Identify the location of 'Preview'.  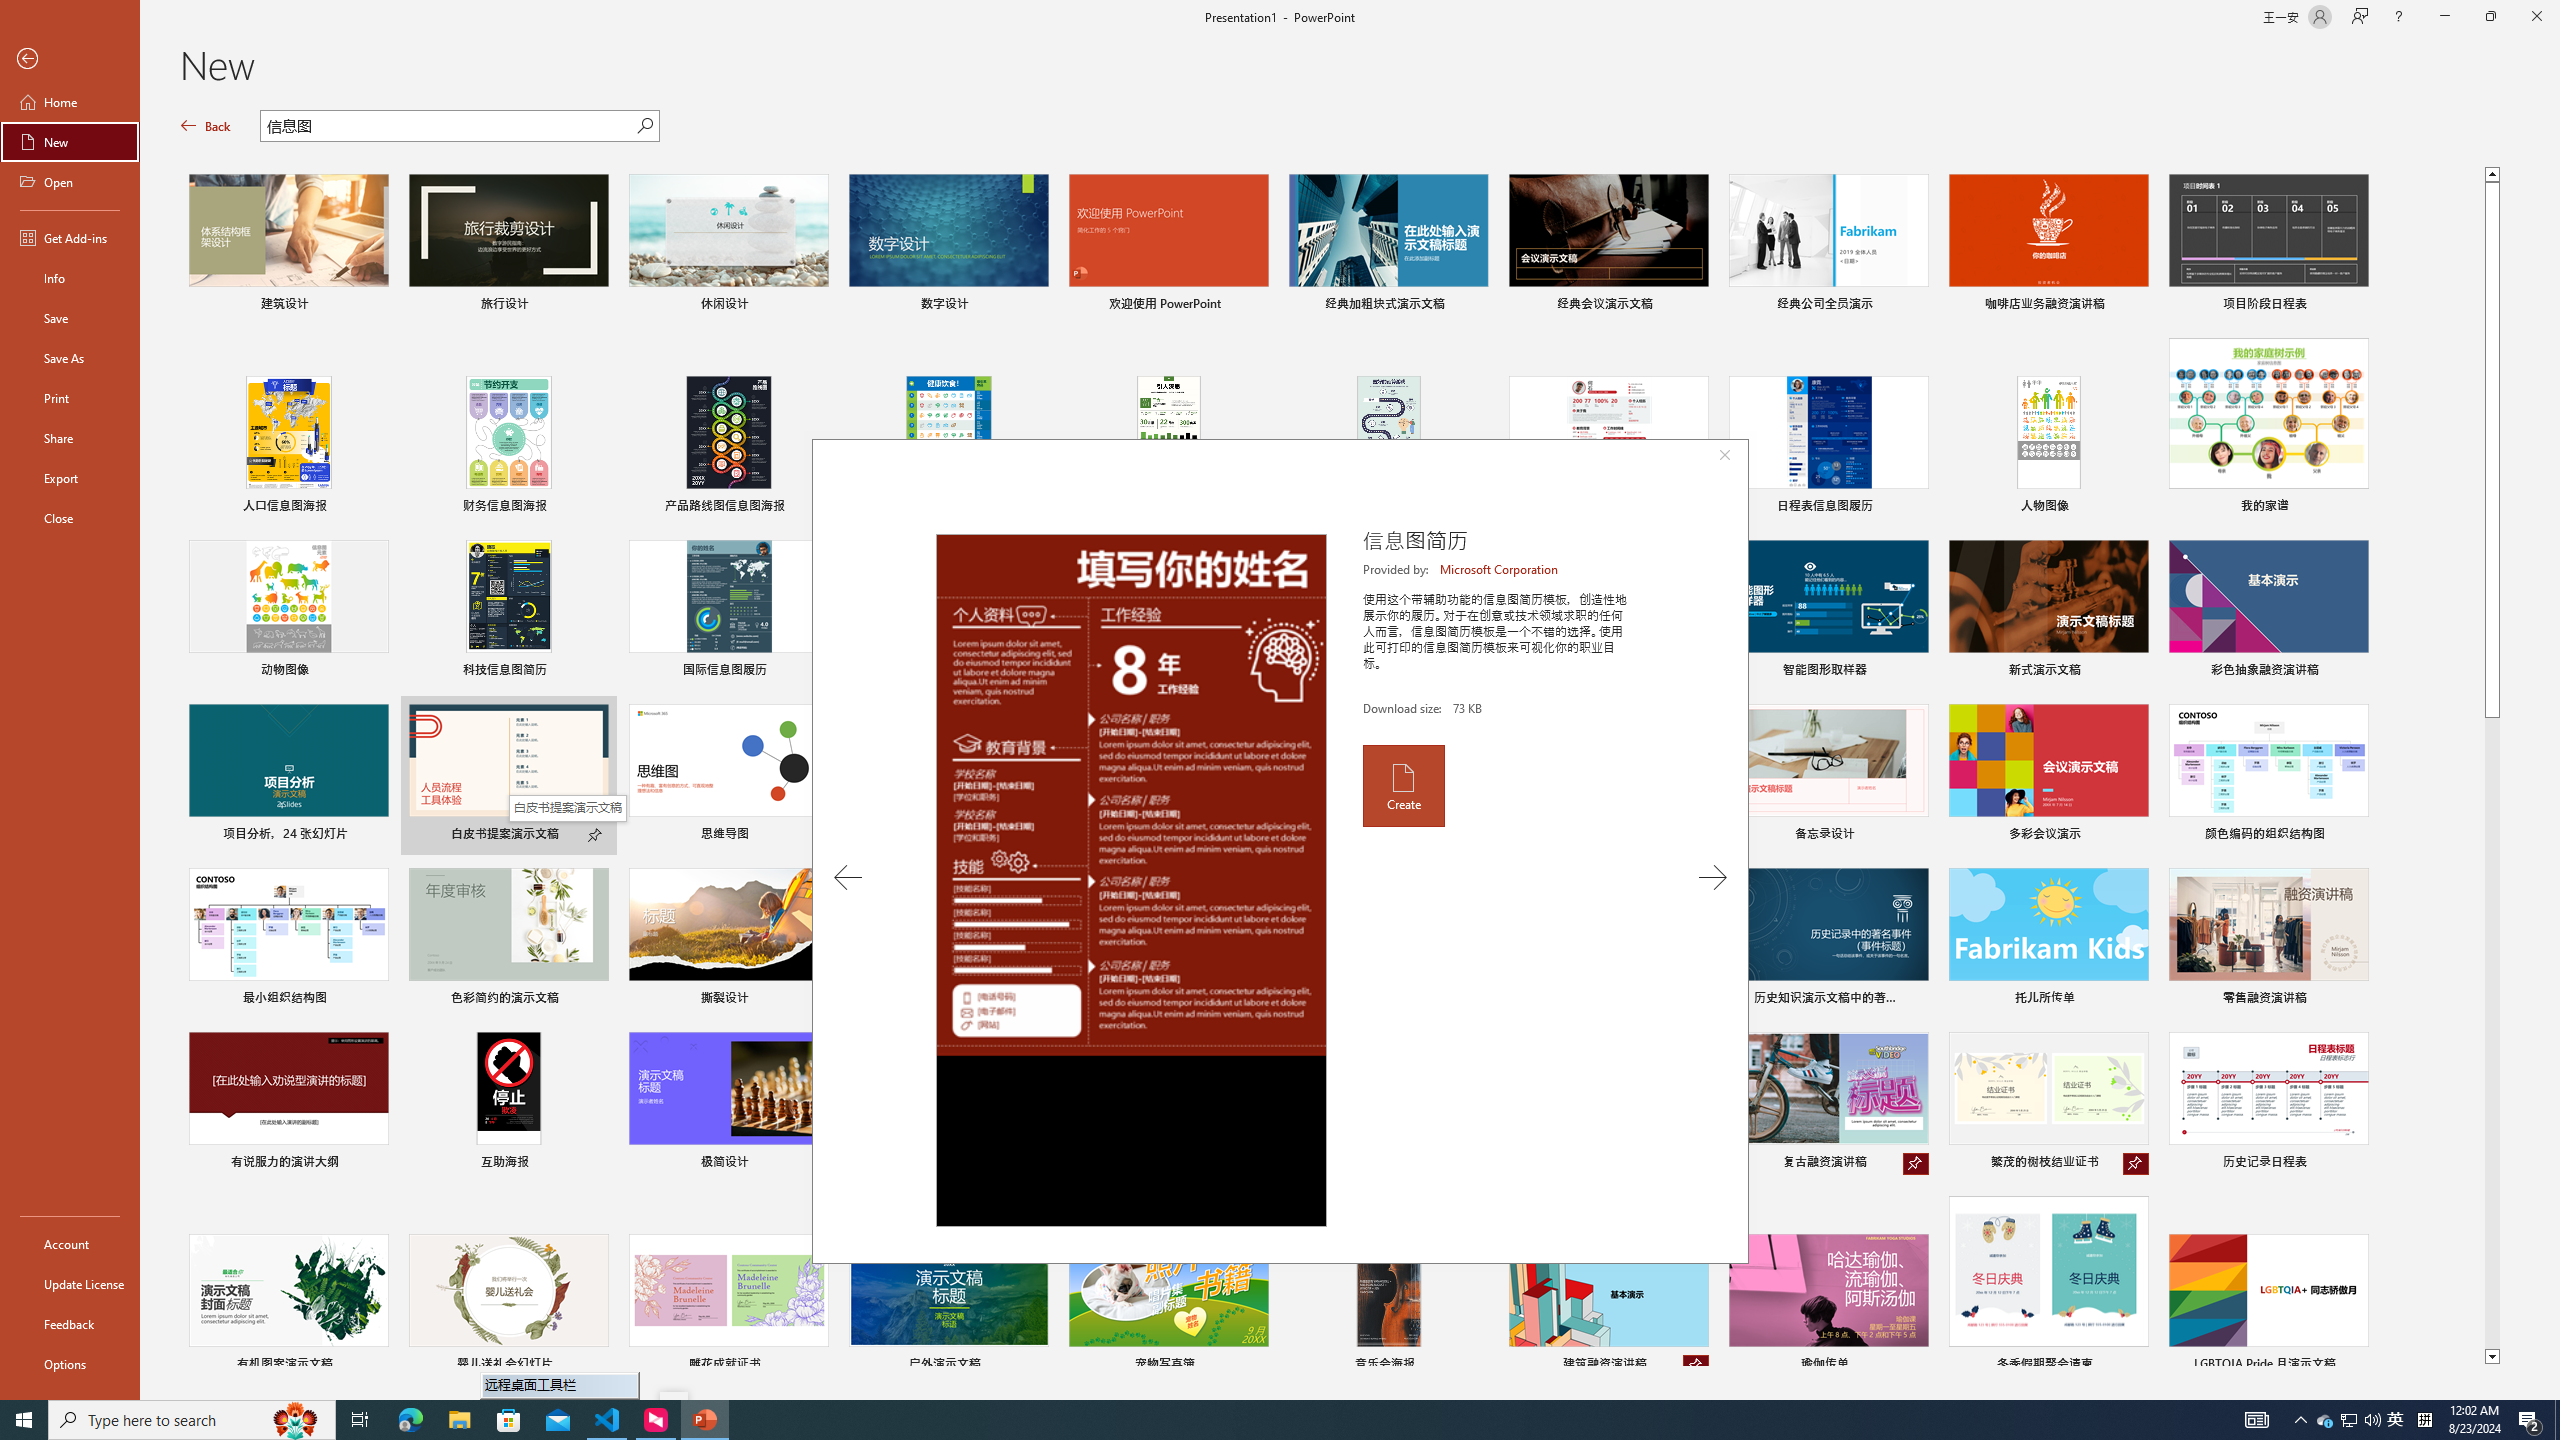
(1130, 880).